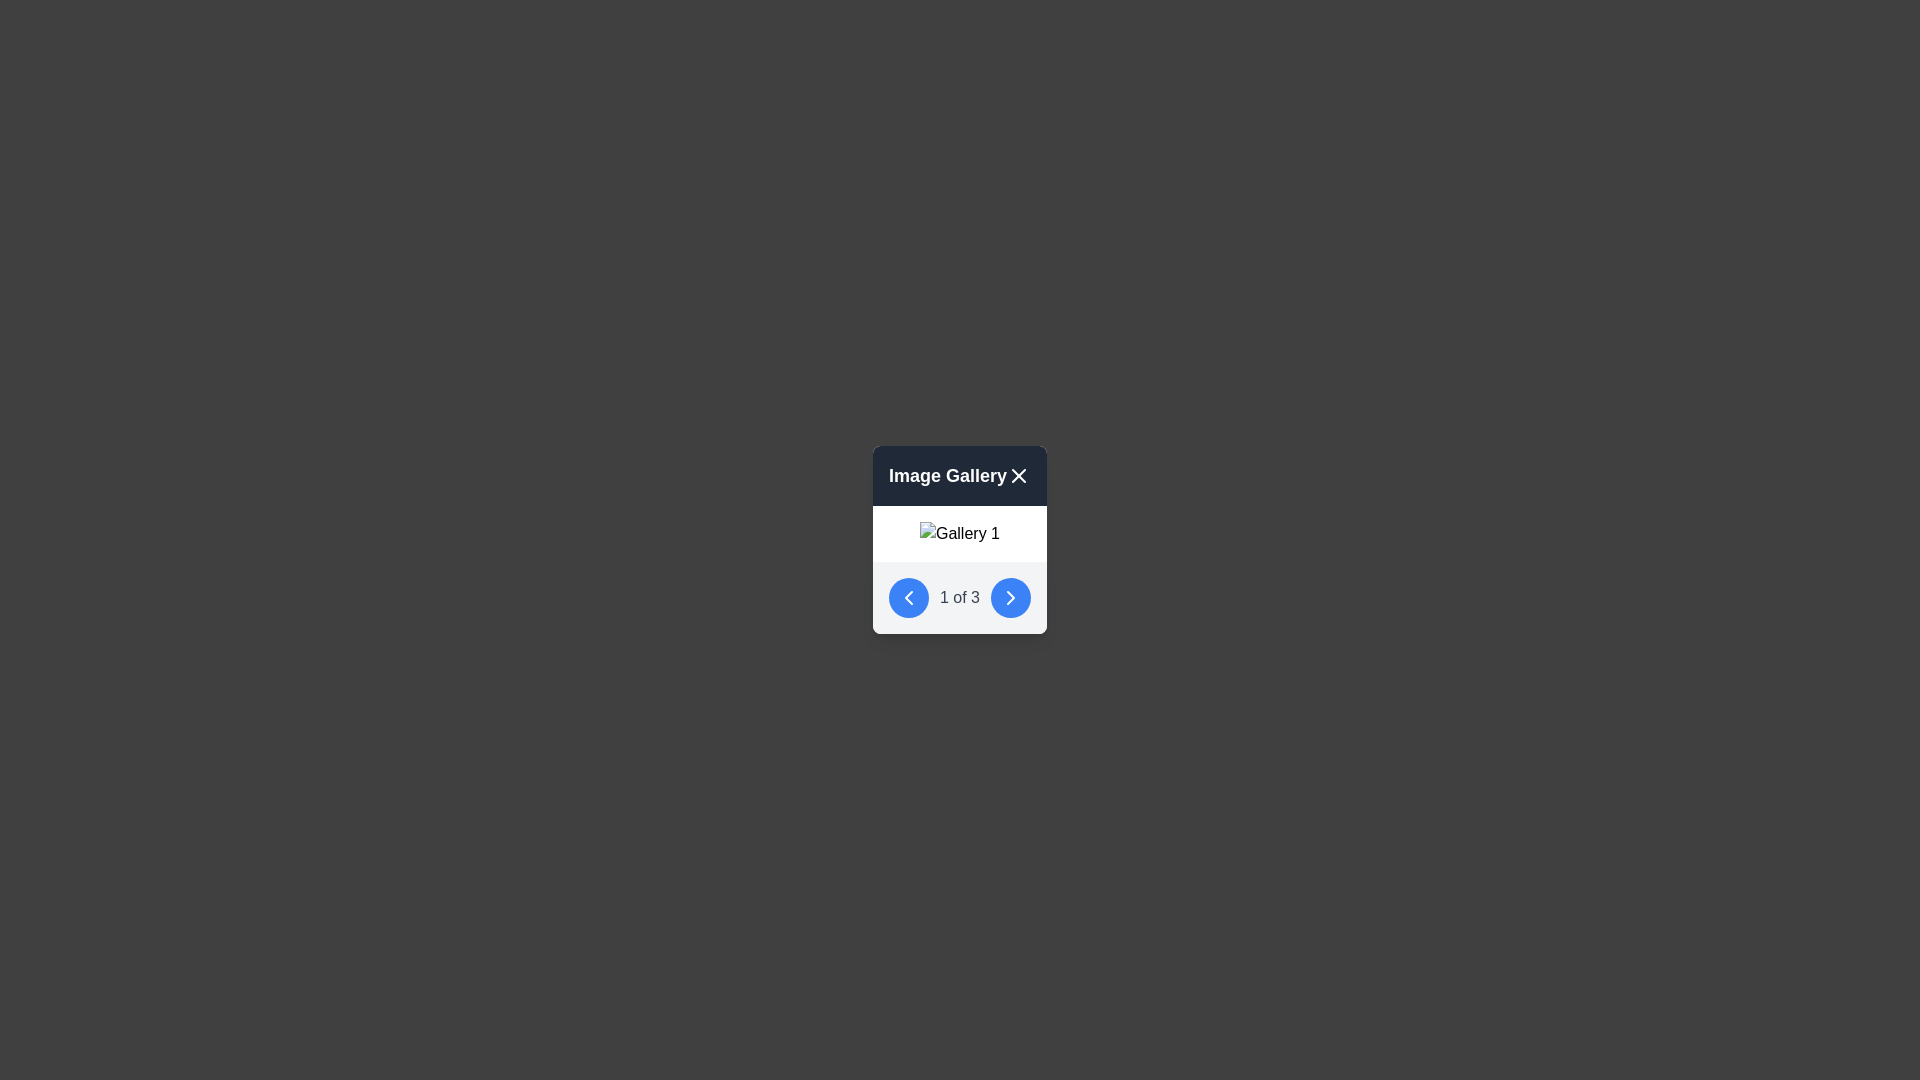 This screenshot has width=1920, height=1080. Describe the element at coordinates (1011, 596) in the screenshot. I see `the right-pointing chevron icon located inside the blue circular button to the right of the pagination counter '1 of 3' in the image gallery pop-up` at that location.